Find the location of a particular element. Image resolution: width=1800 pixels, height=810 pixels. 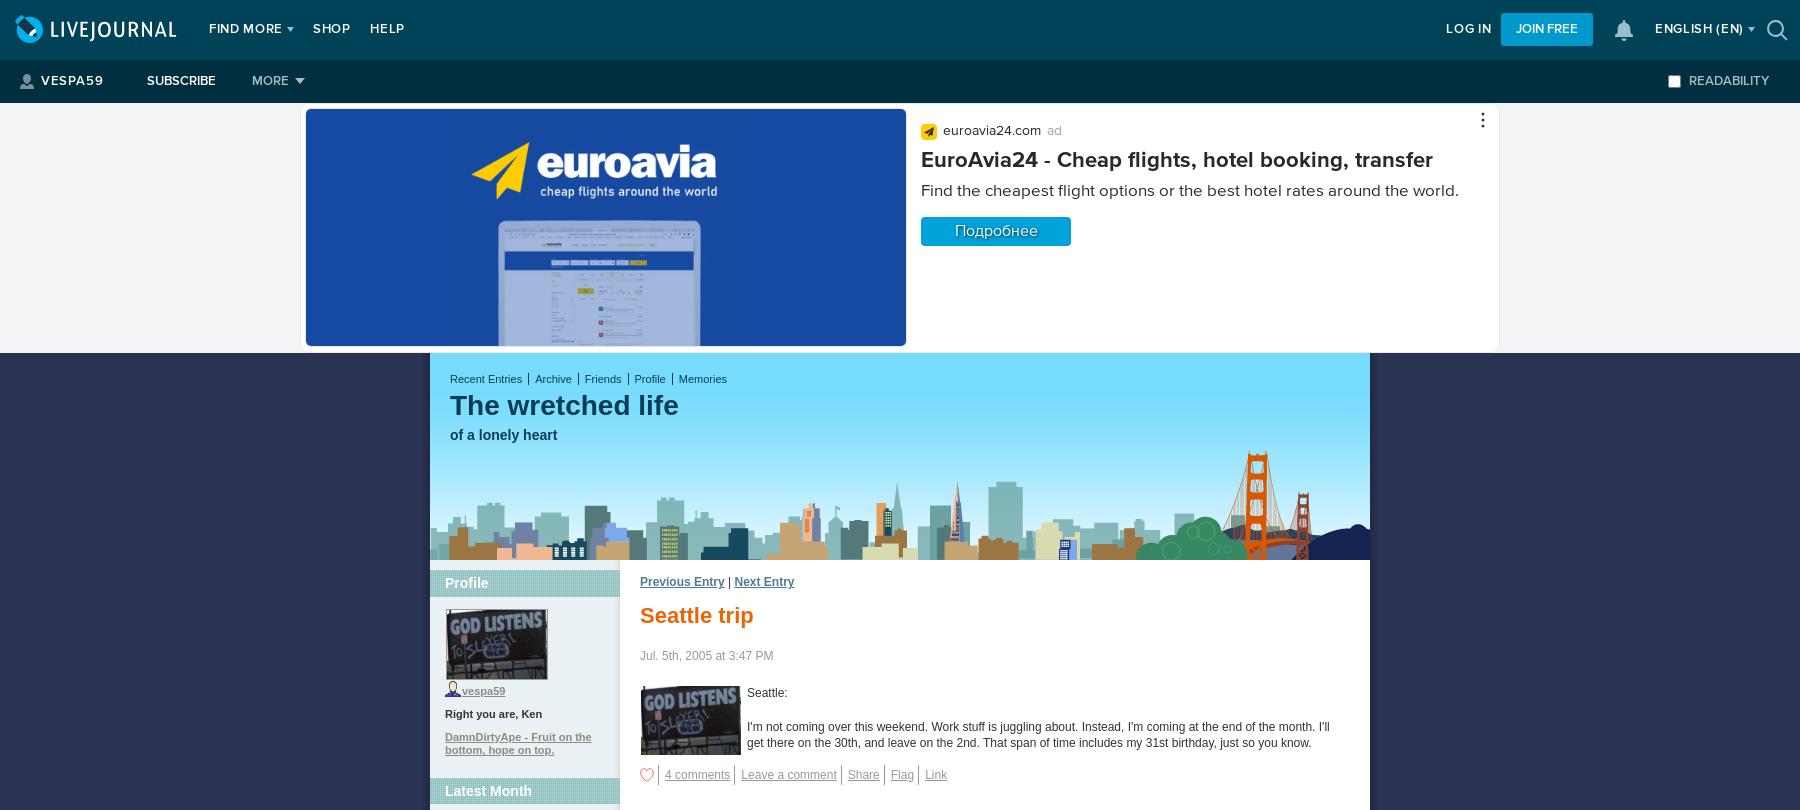

'Recent Entries' is located at coordinates (485, 377).